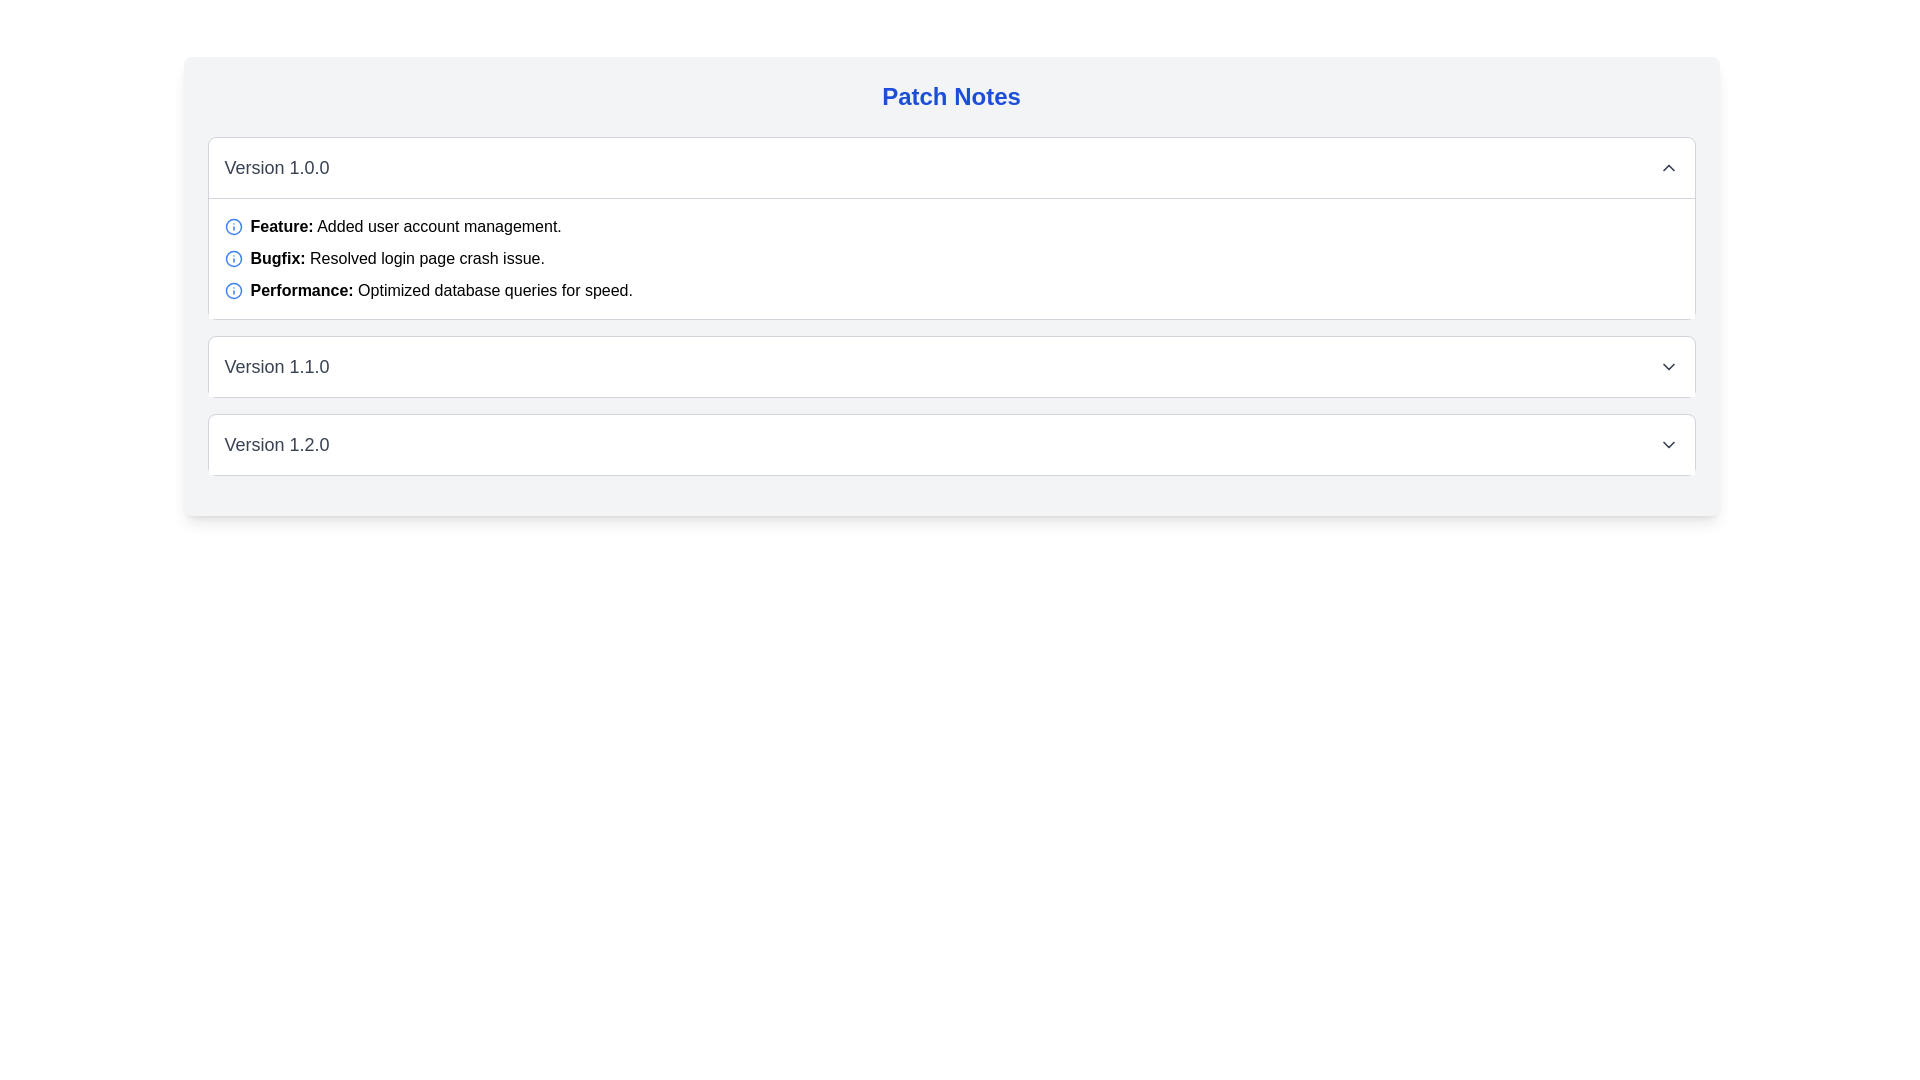 This screenshot has height=1080, width=1920. Describe the element at coordinates (276, 366) in the screenshot. I see `the static text label displaying 'Version 1.1.0', which is part of a collapsible panel system and positioned above 'Version 1.2.0'` at that location.